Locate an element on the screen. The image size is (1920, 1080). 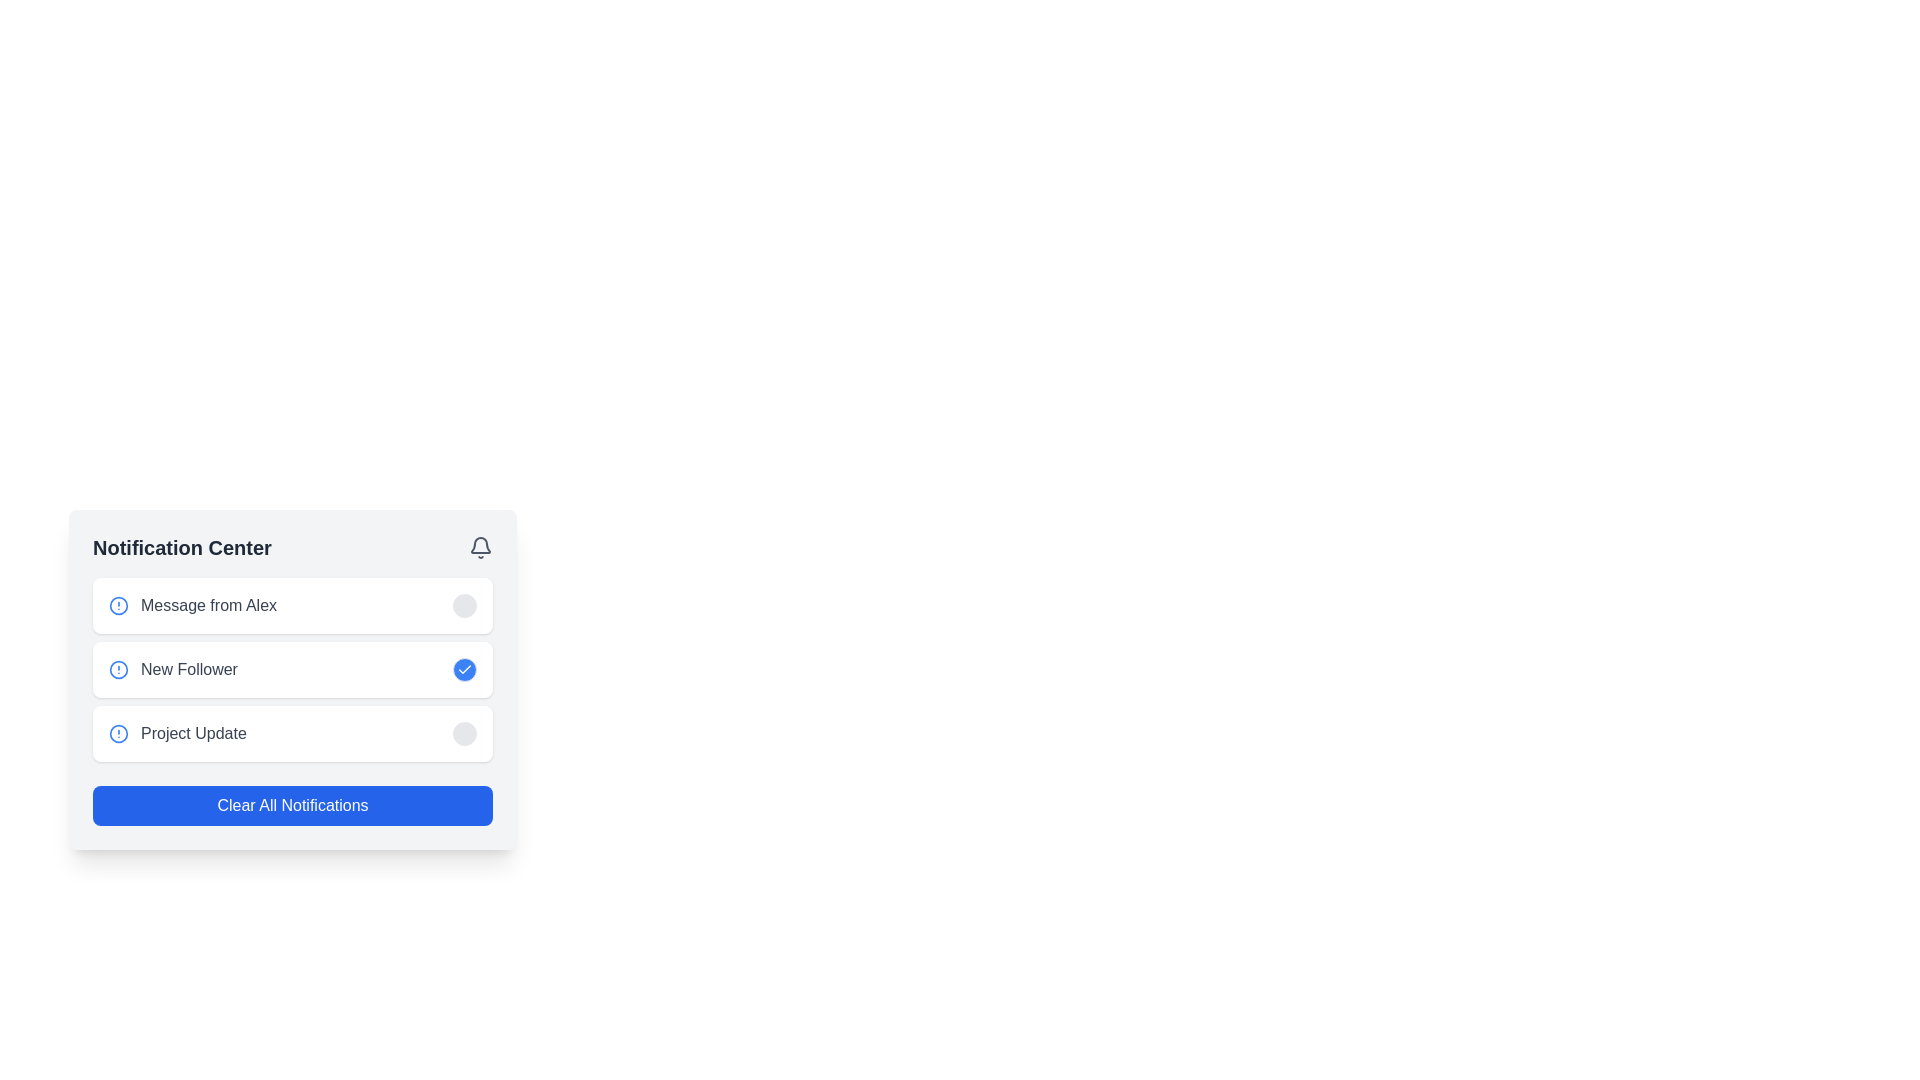
the circular shape within the notification icon that is located next to the 'Message from Alex' text is located at coordinates (118, 604).